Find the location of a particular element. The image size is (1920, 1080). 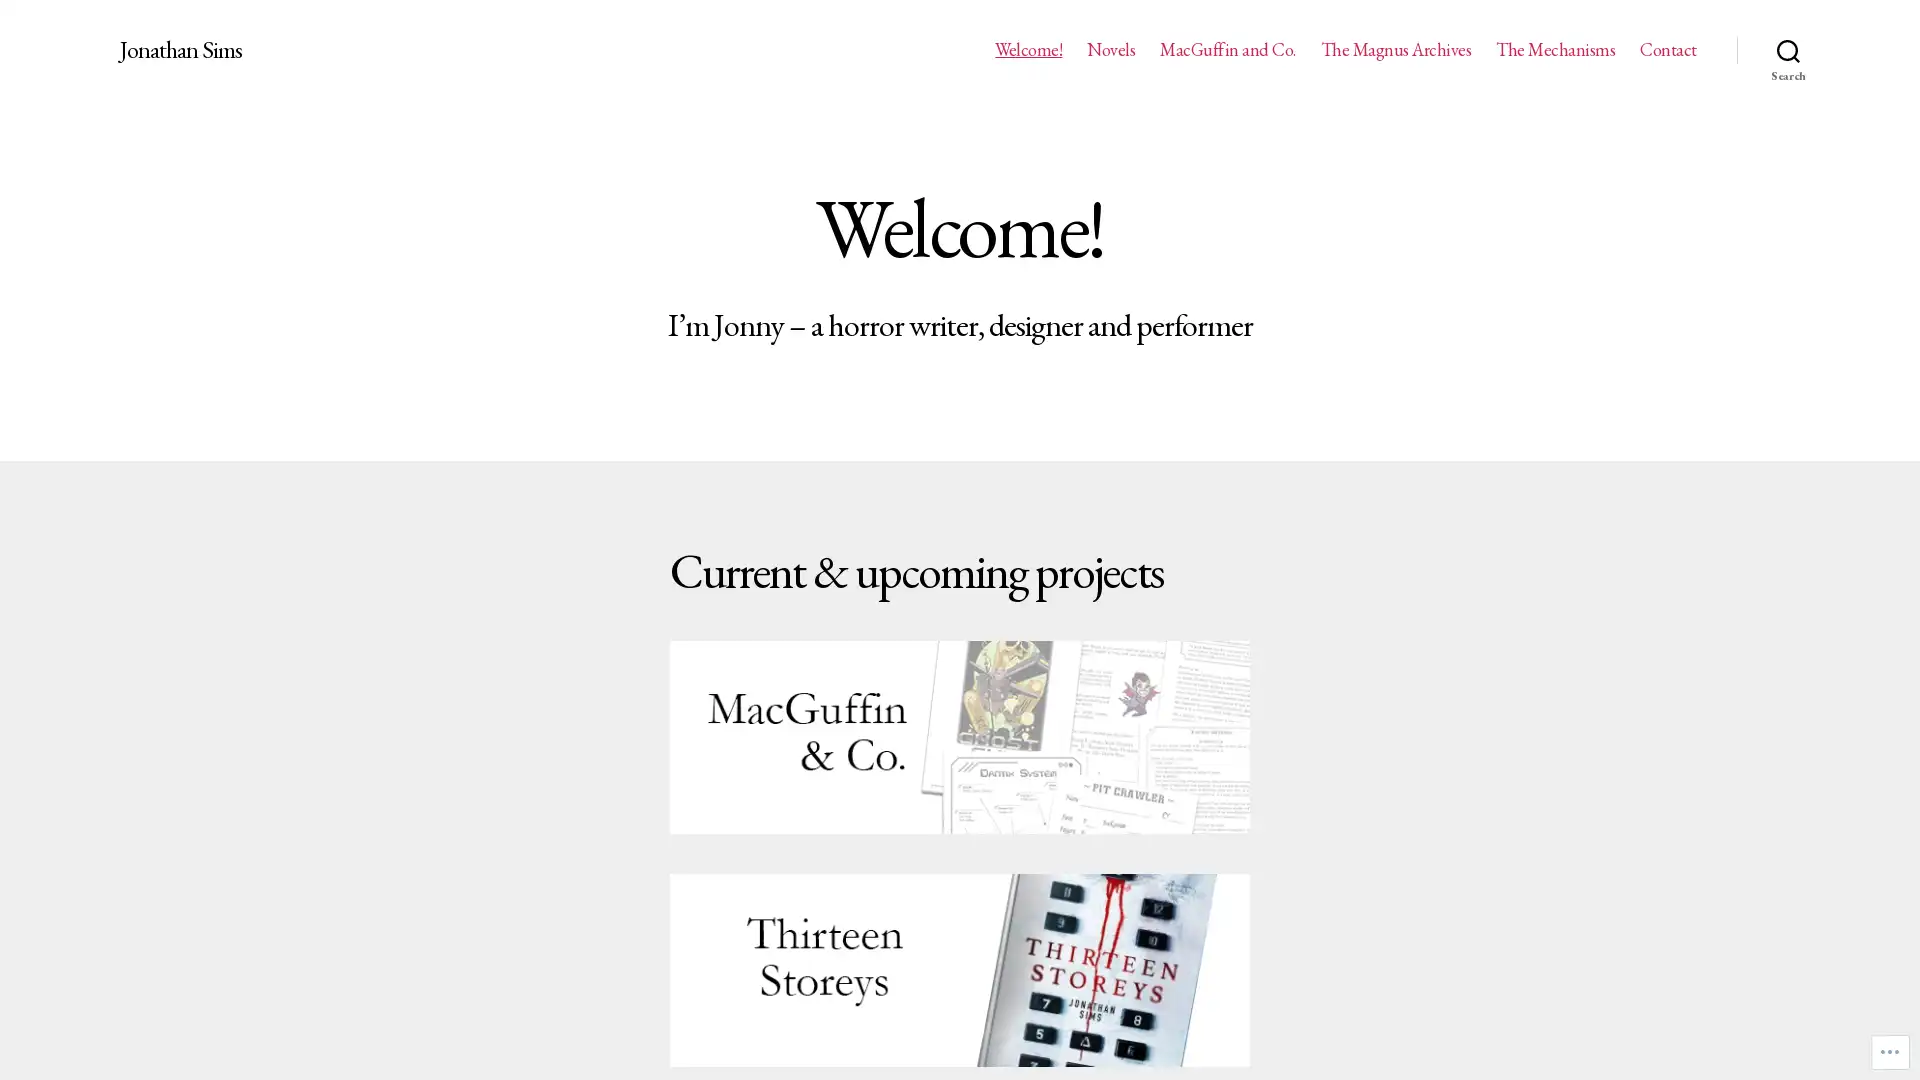

Search is located at coordinates (1788, 49).